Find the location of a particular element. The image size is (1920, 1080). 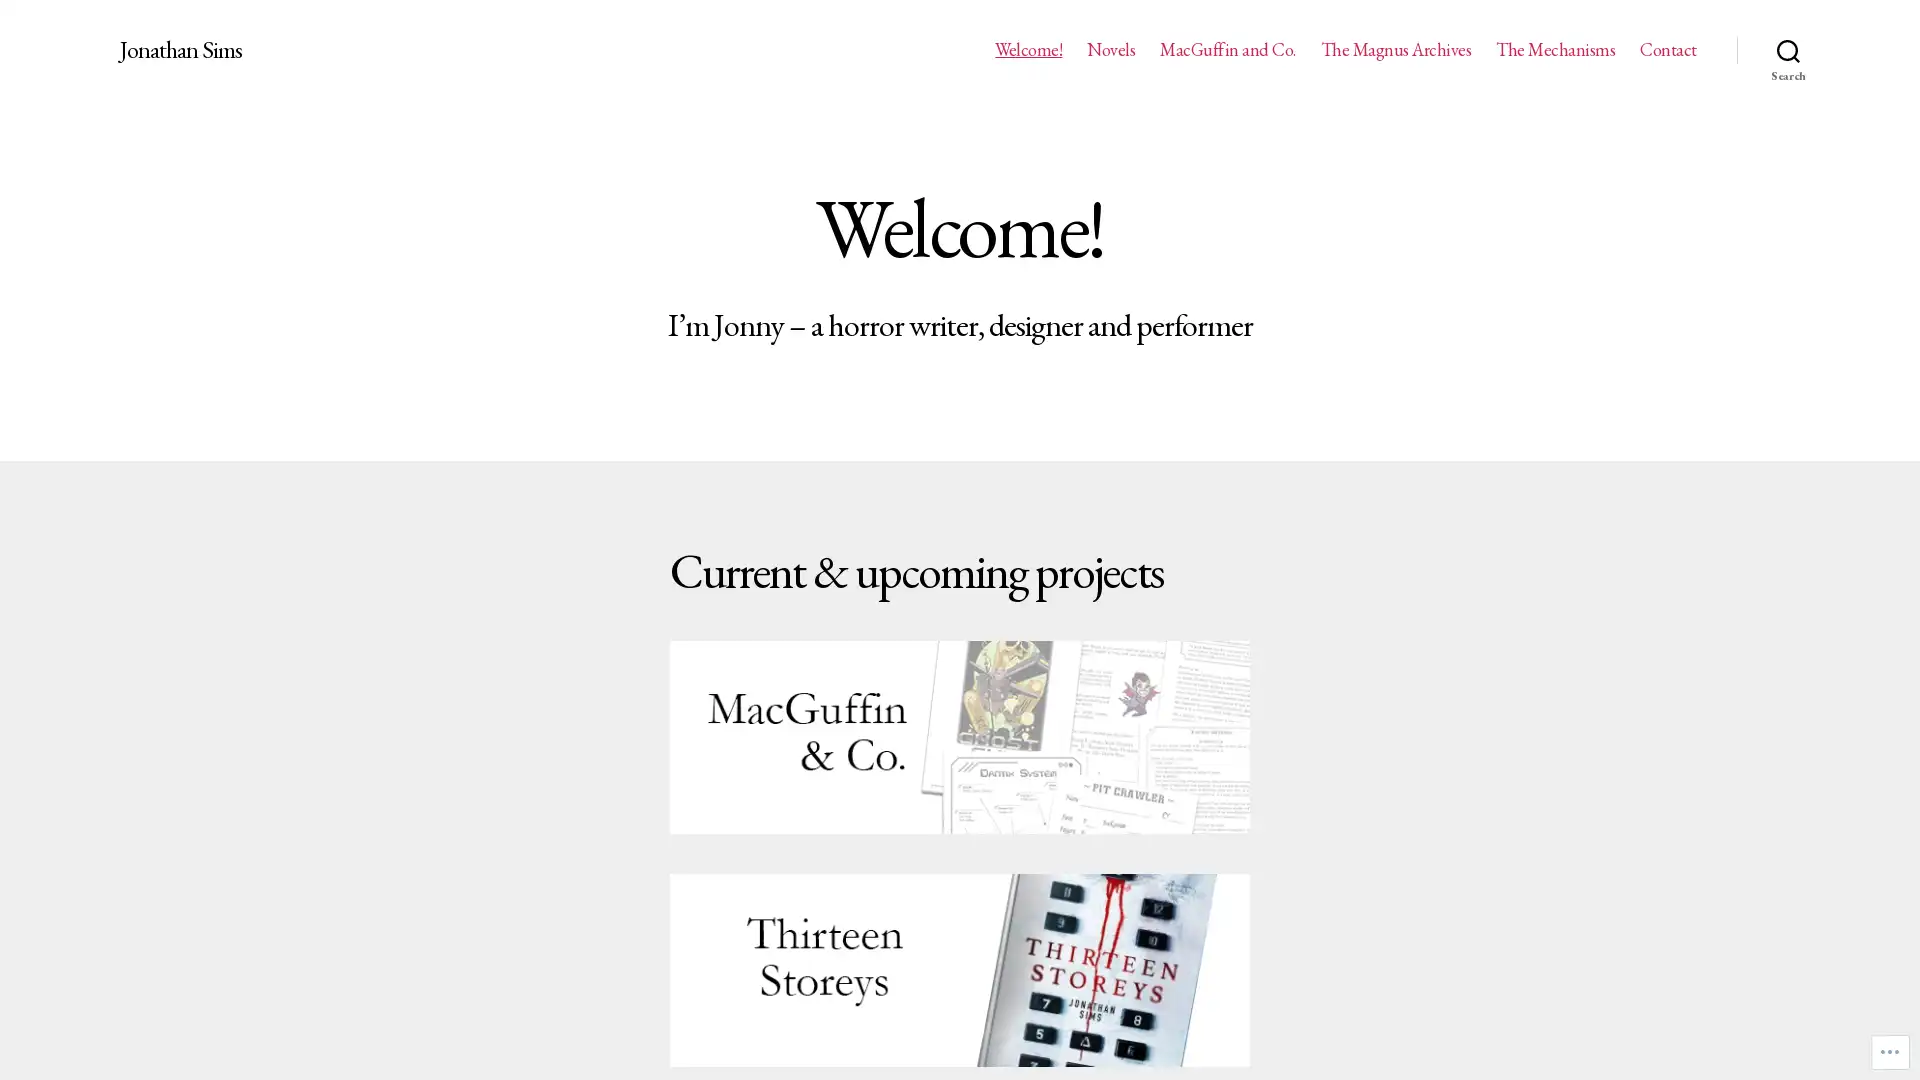

Search is located at coordinates (1788, 49).